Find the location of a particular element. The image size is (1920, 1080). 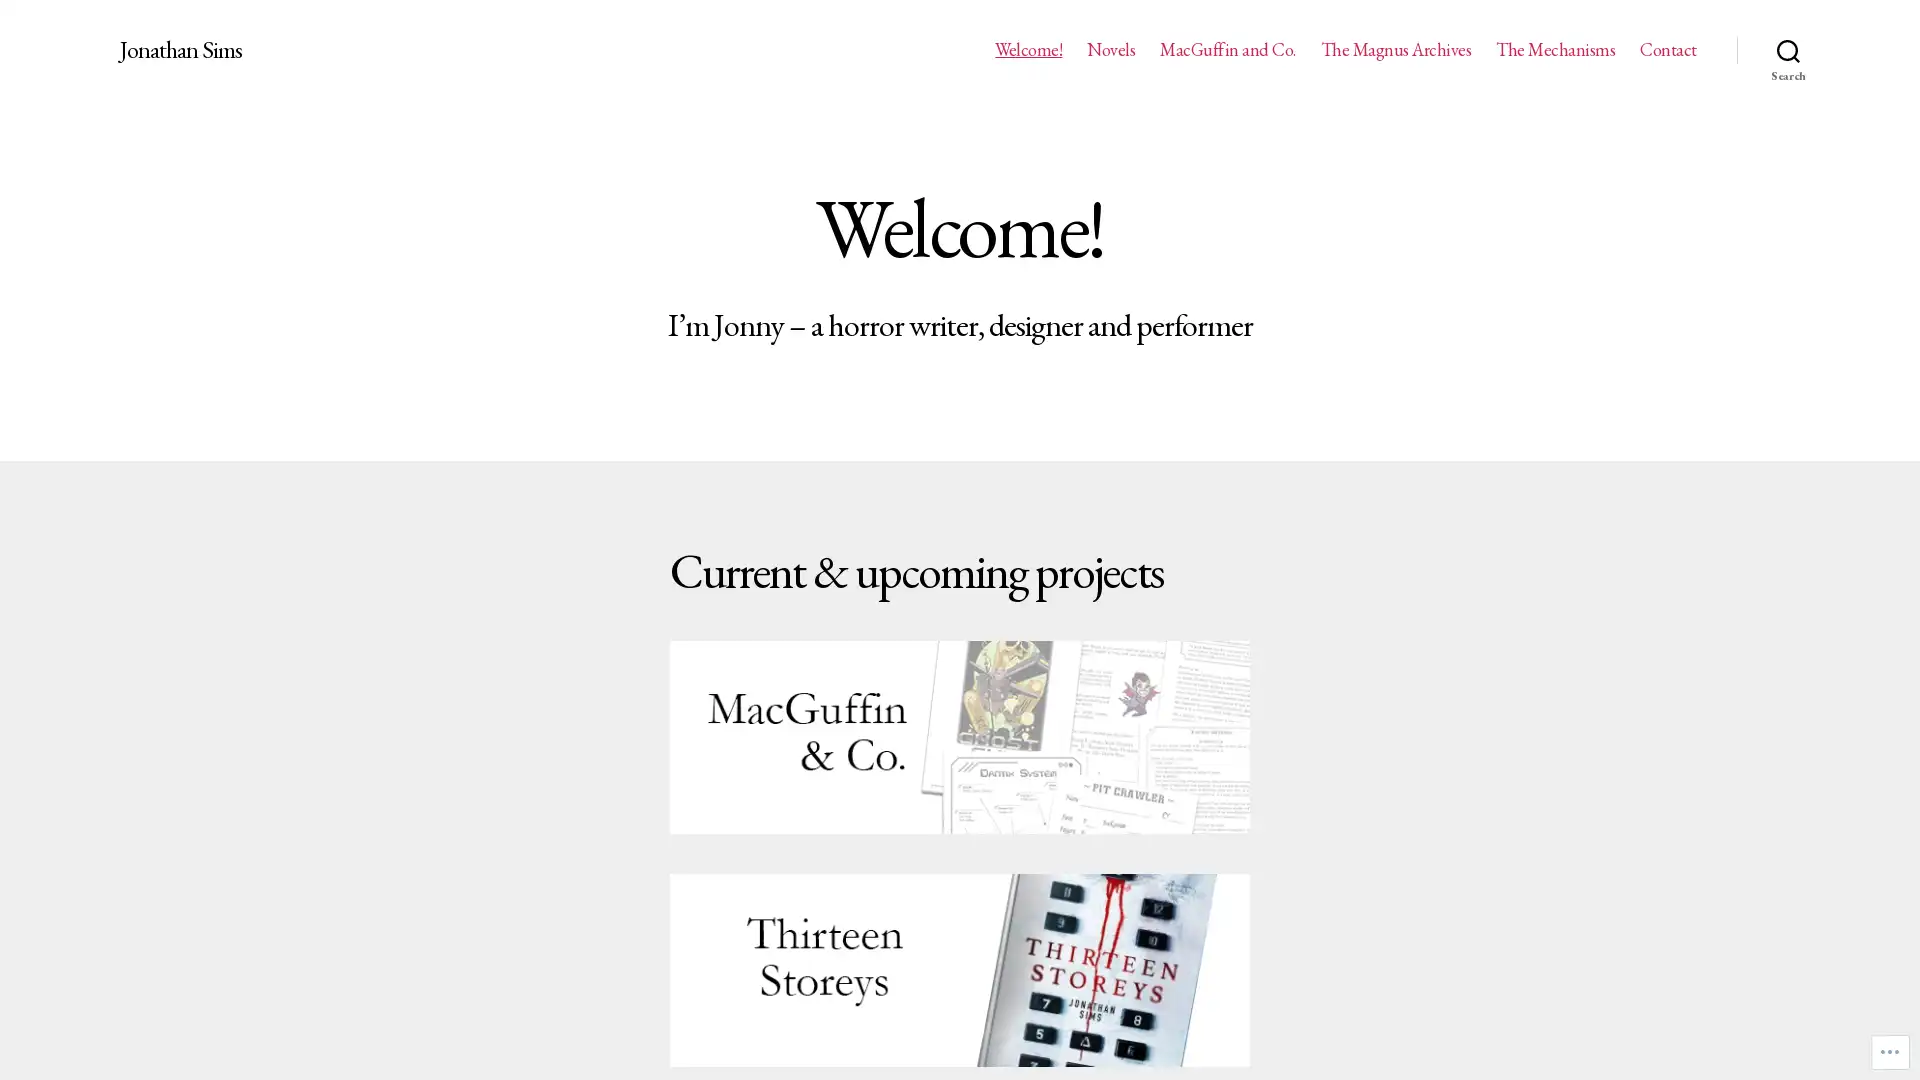

Search is located at coordinates (1788, 49).